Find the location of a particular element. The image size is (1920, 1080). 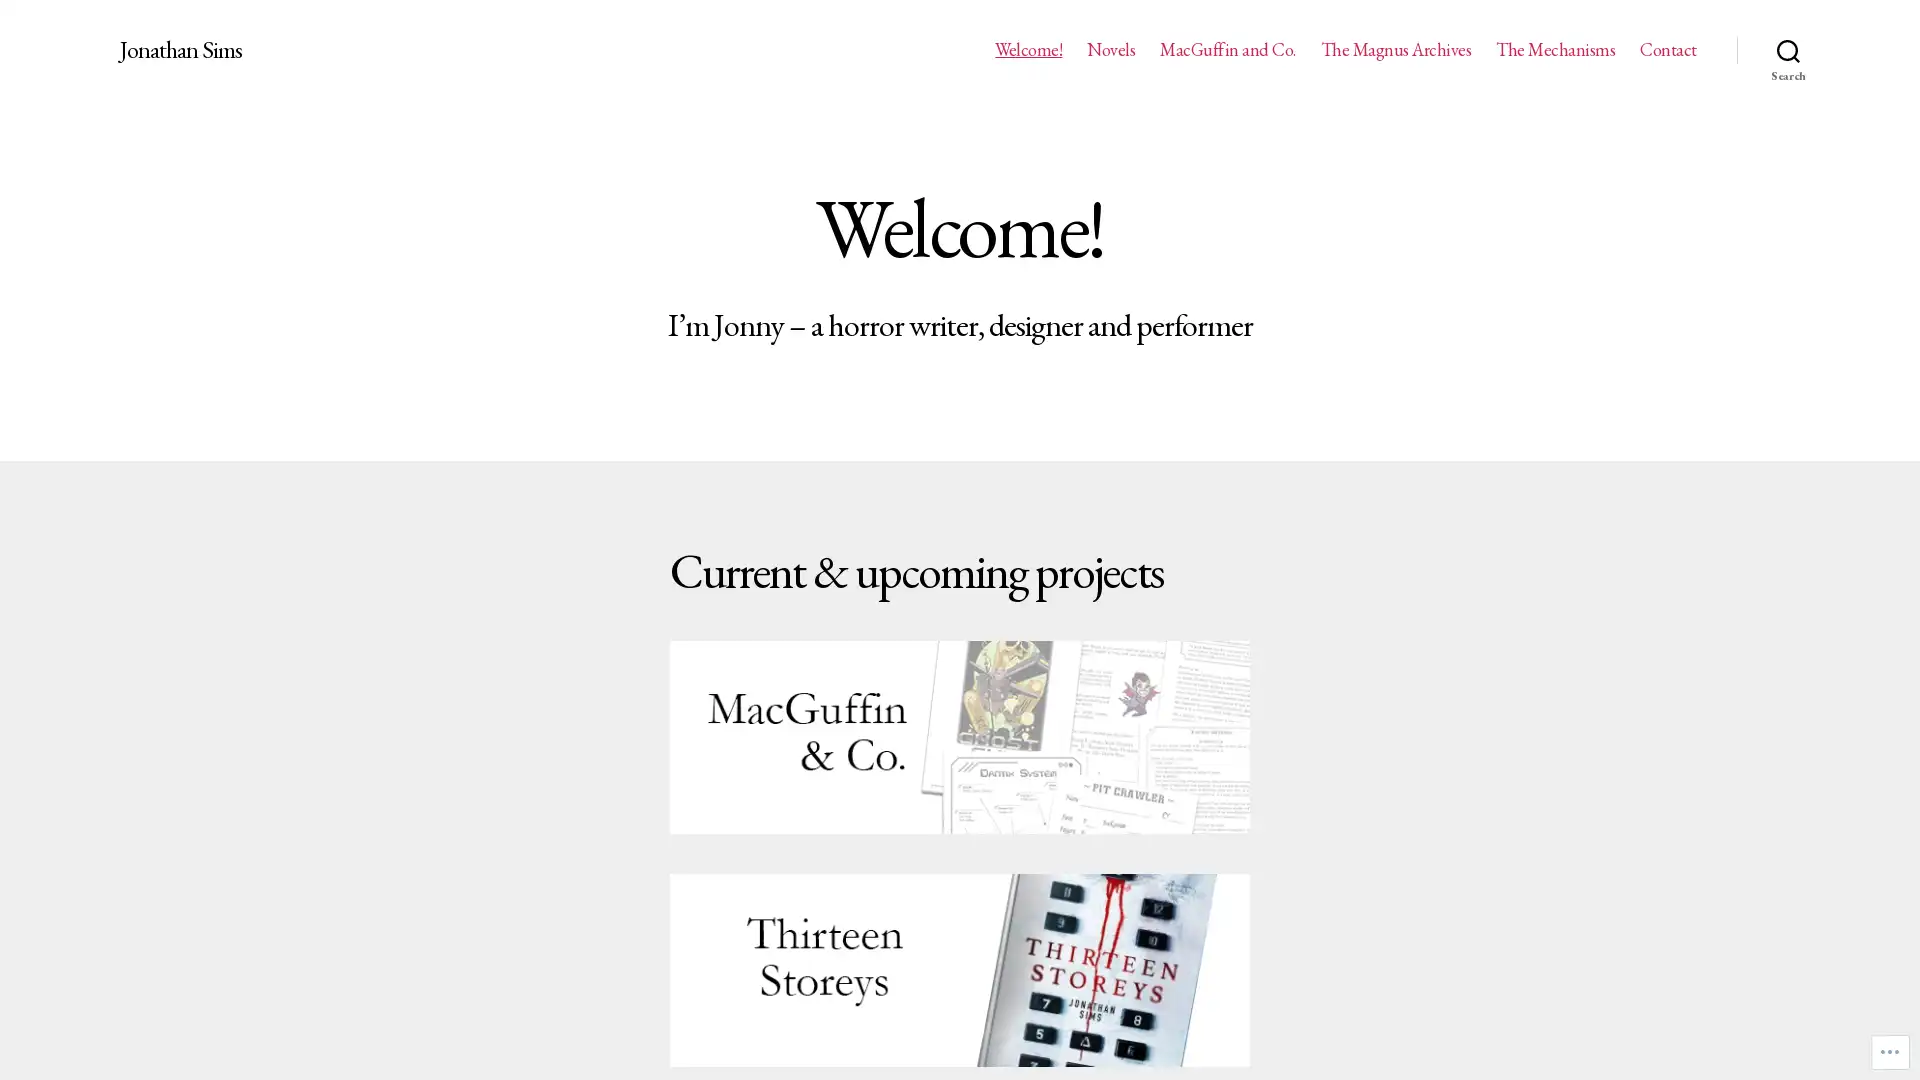

Search is located at coordinates (1788, 49).